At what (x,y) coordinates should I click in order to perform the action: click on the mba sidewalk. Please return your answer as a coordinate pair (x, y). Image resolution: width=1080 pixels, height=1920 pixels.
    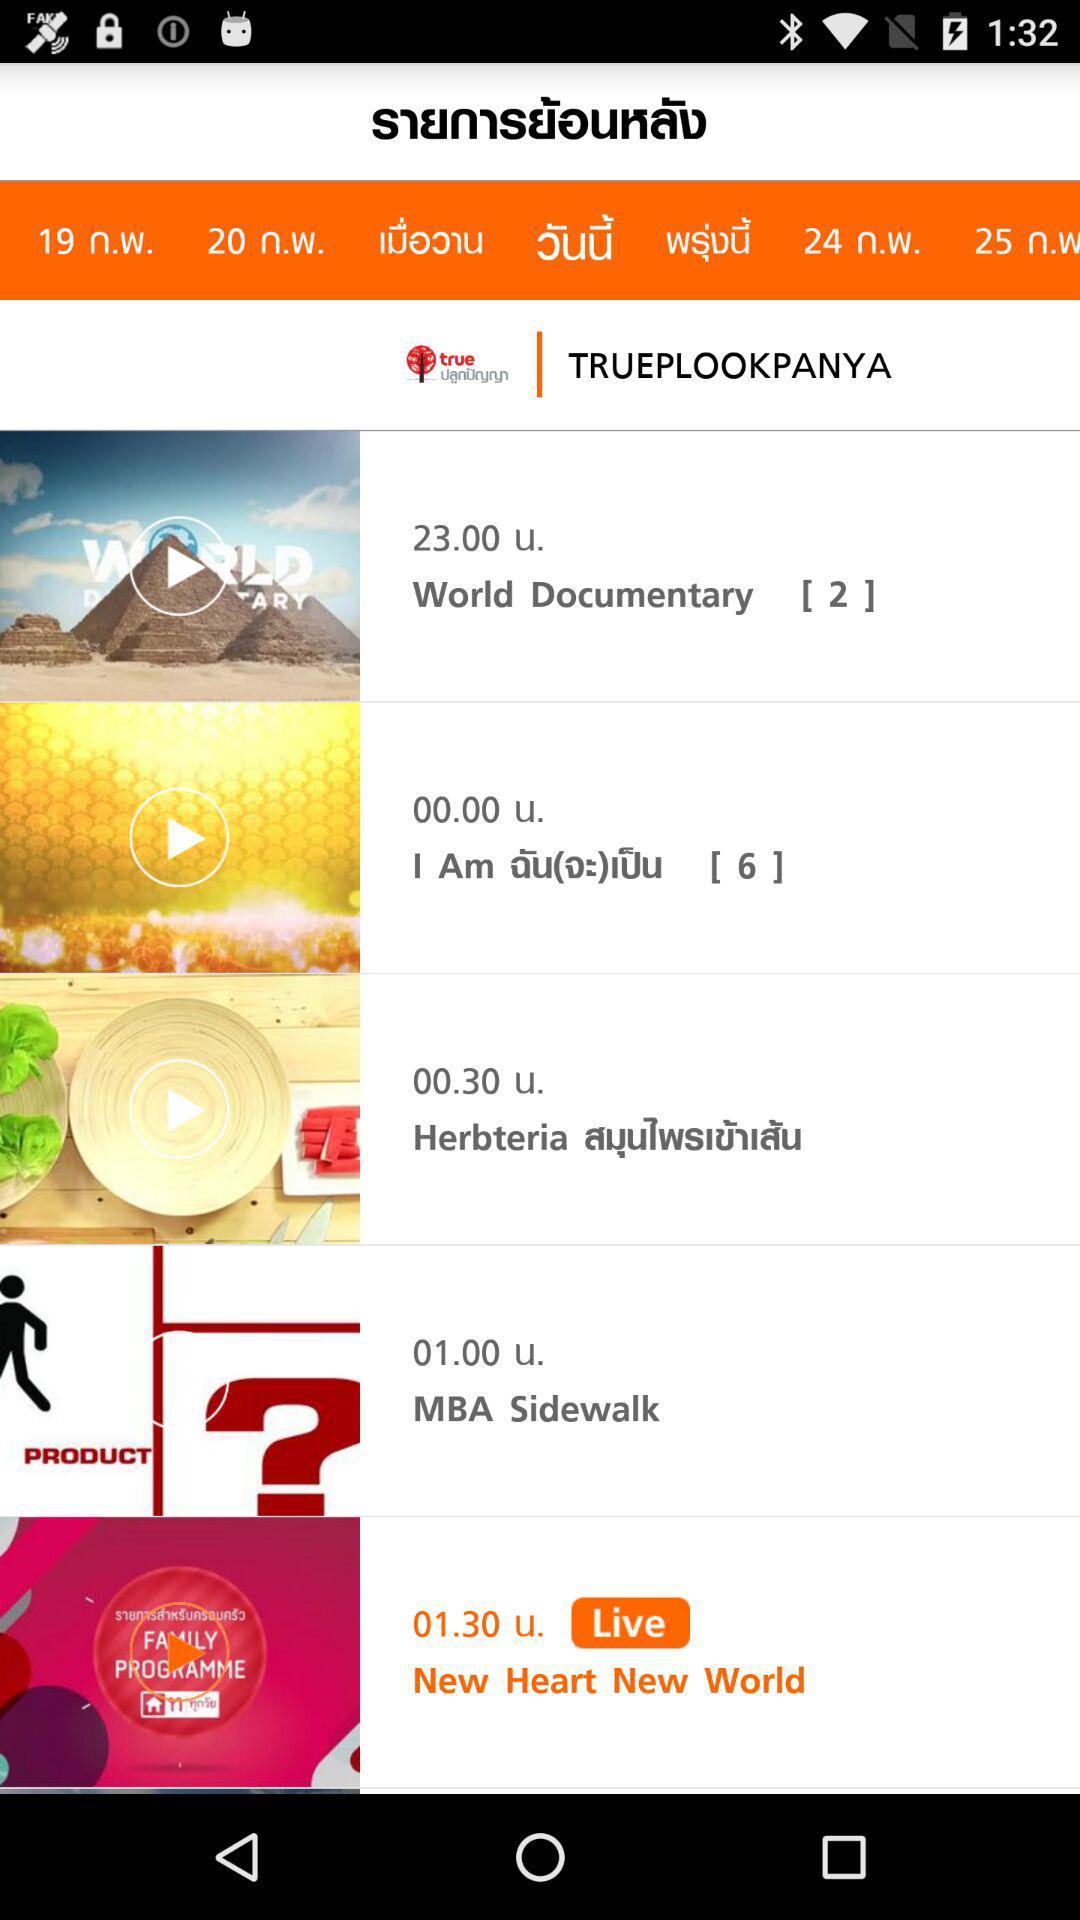
    Looking at the image, I should click on (535, 1407).